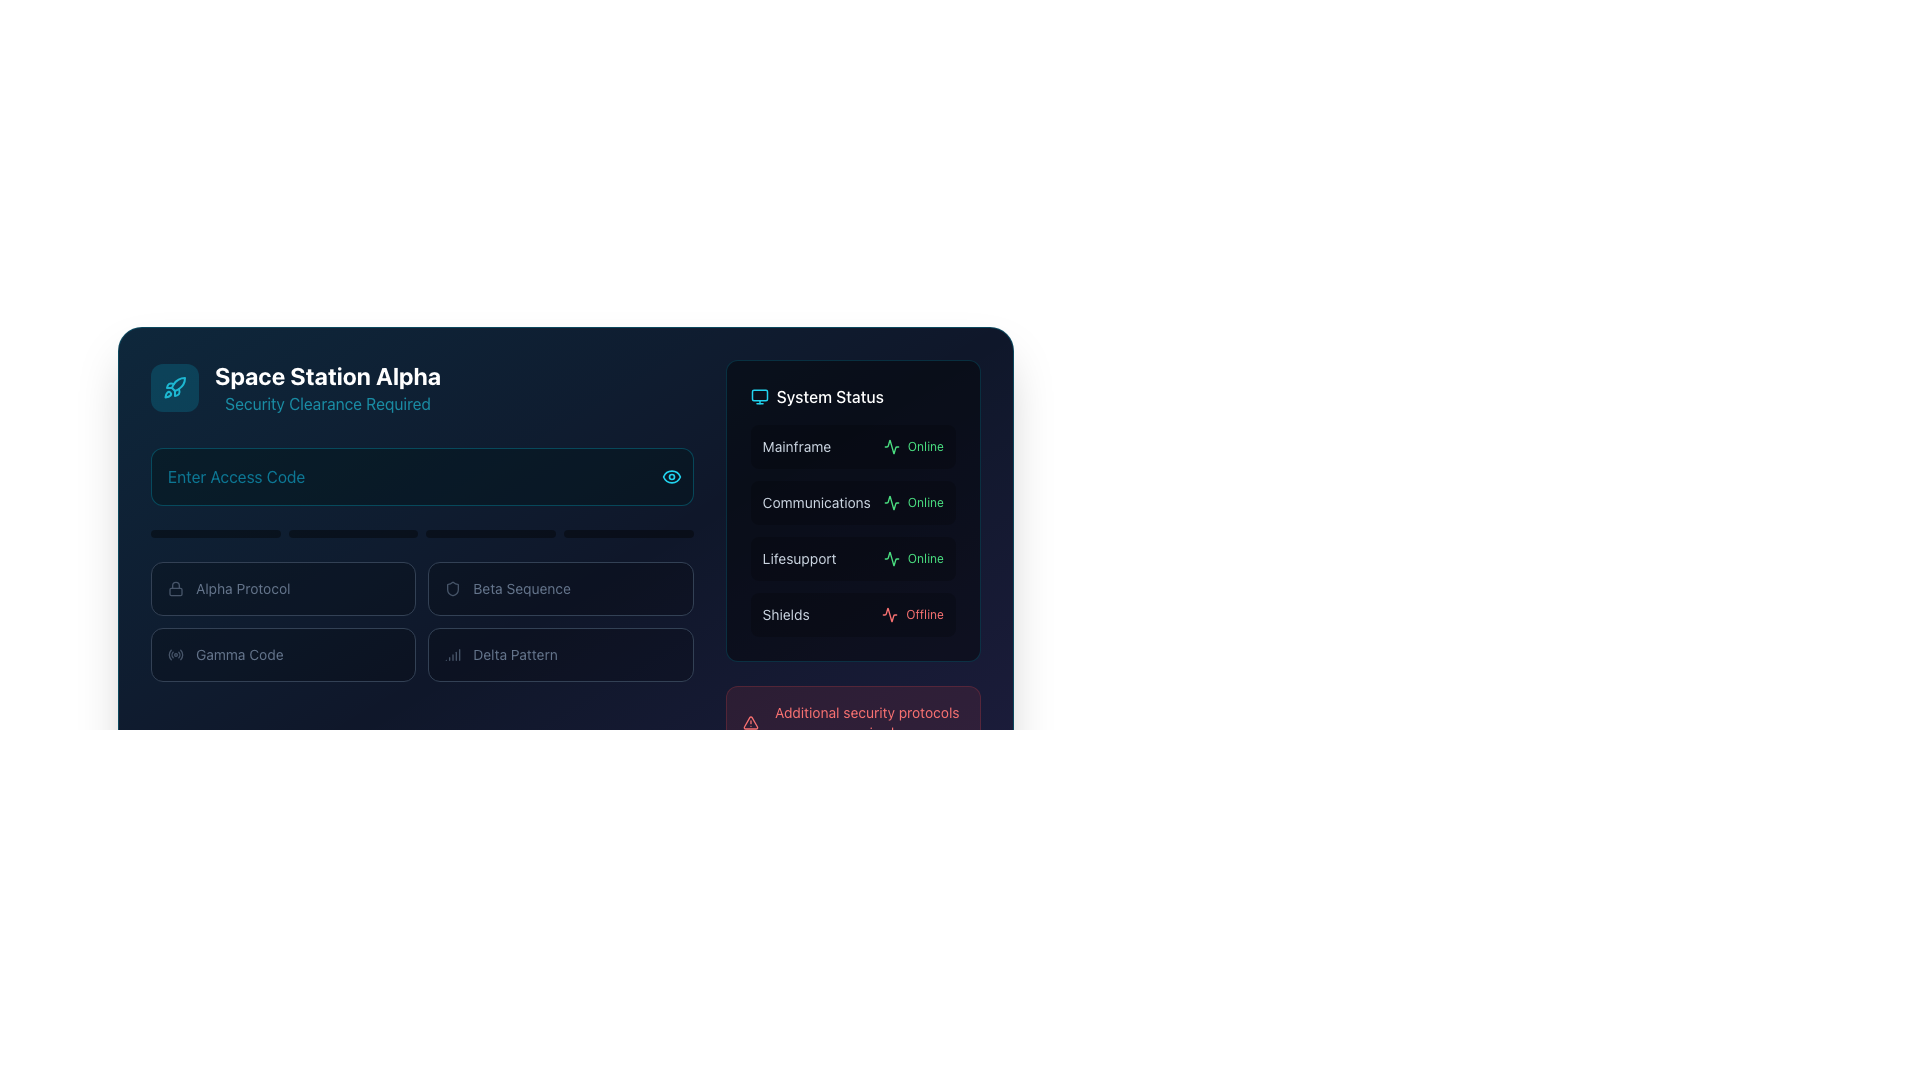  What do you see at coordinates (890, 559) in the screenshot?
I see `green waveform-like icon located in the 'System Status' panel, positioned to the left of the 'Online' label for the 'Communications' status` at bounding box center [890, 559].